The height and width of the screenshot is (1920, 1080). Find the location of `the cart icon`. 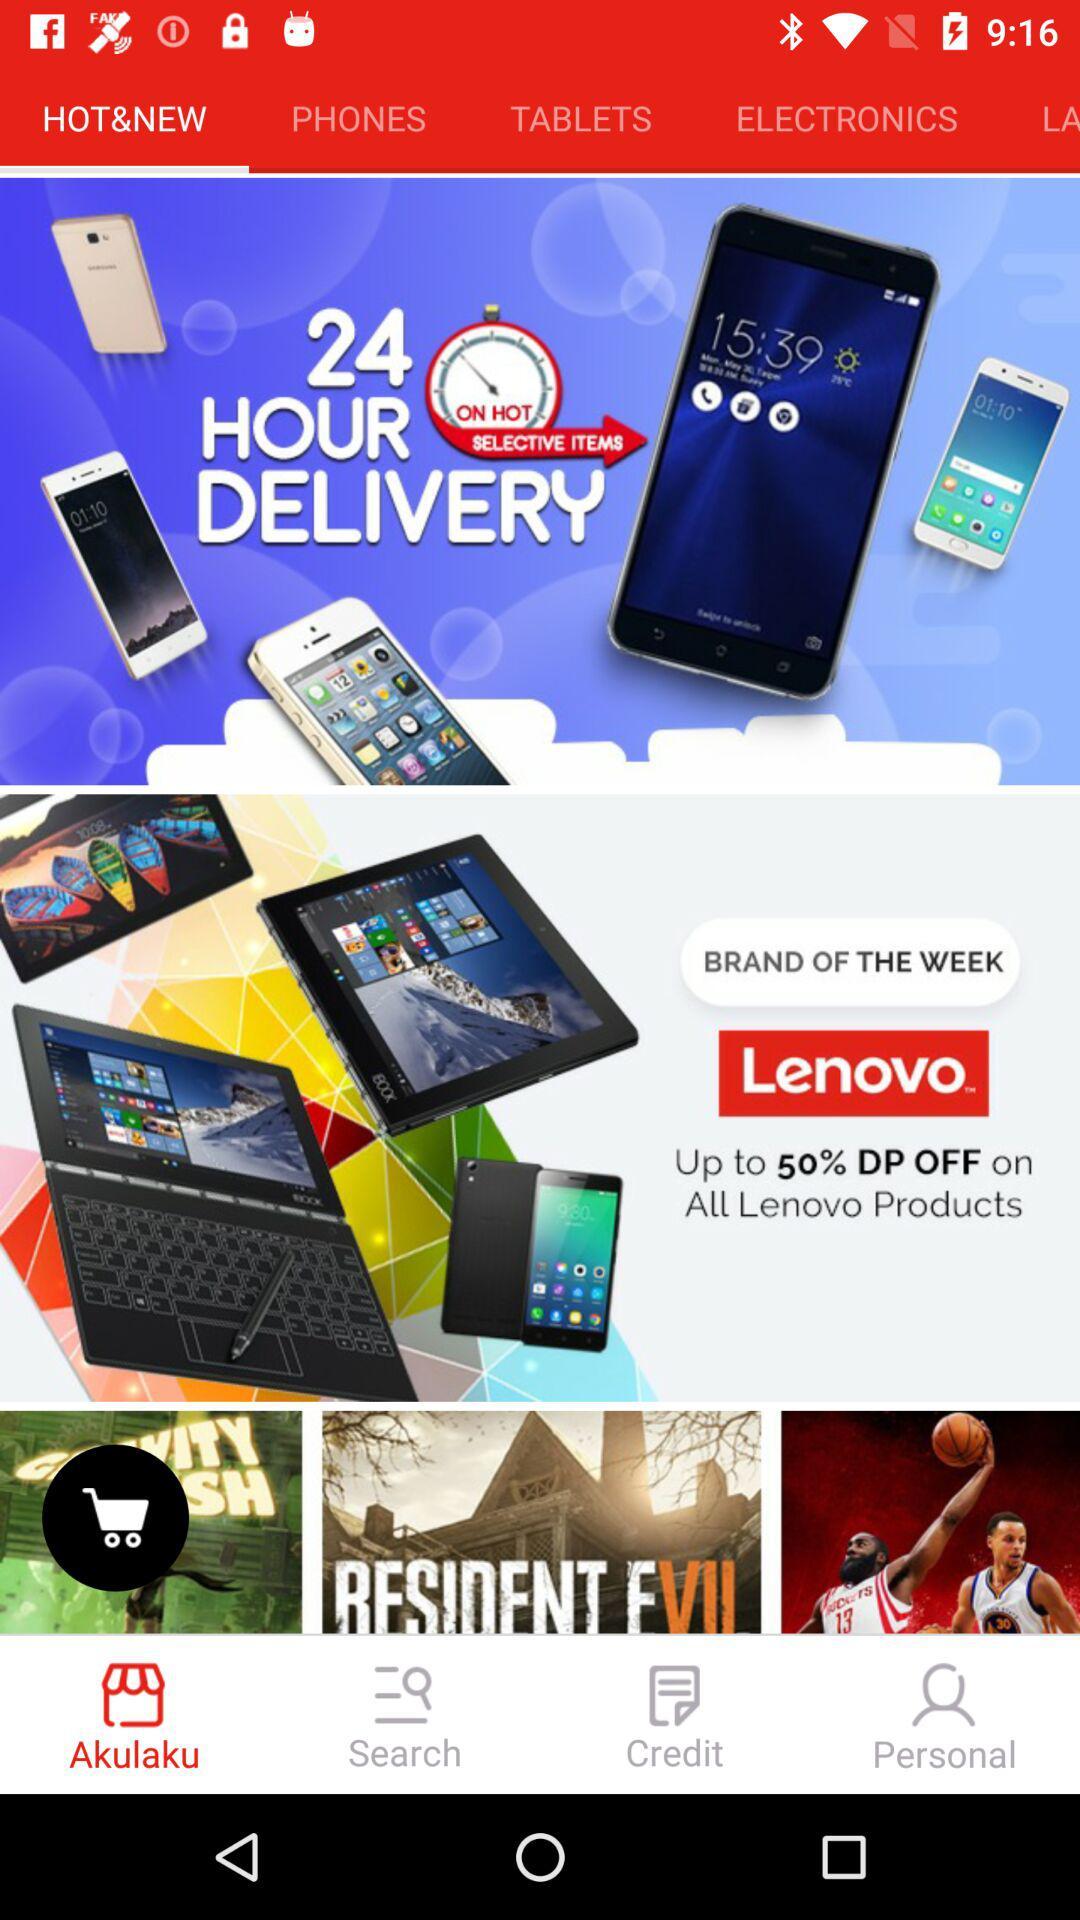

the cart icon is located at coordinates (115, 1517).